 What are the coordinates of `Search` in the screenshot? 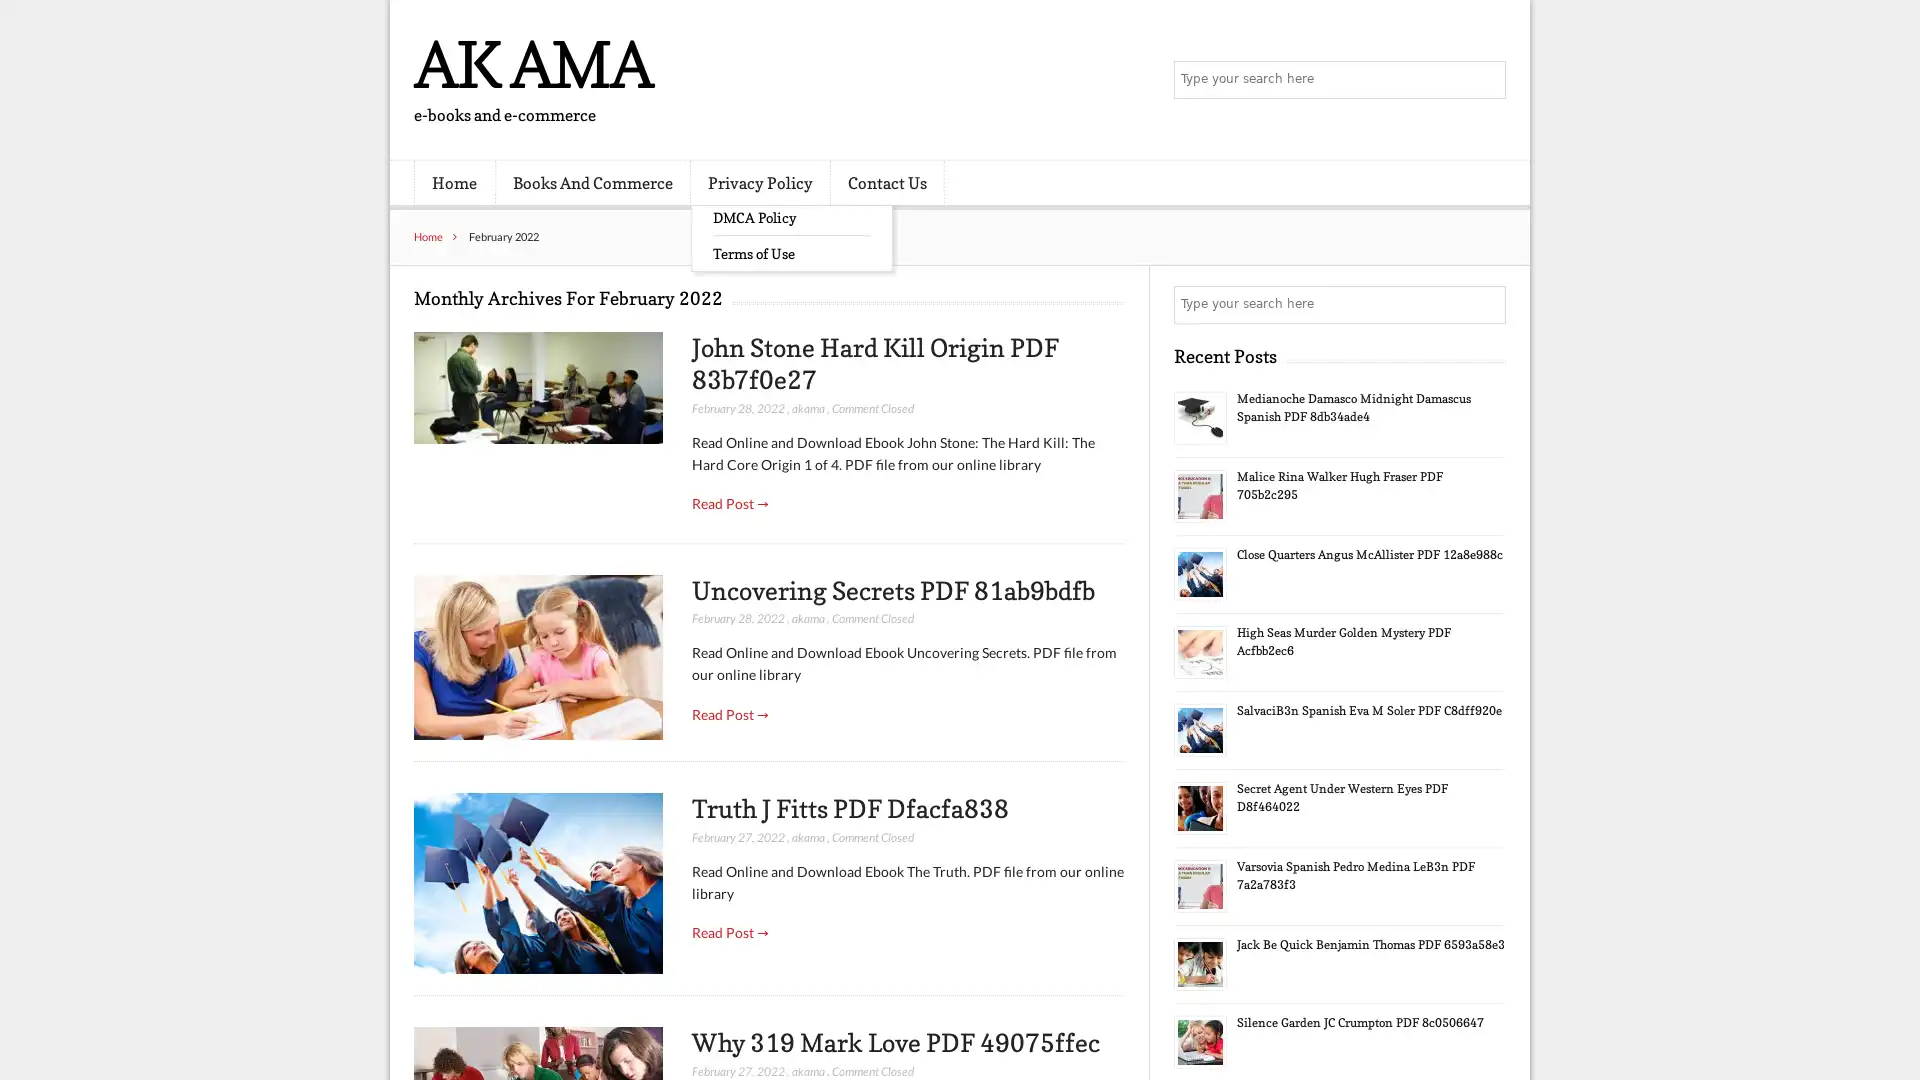 It's located at (1485, 80).